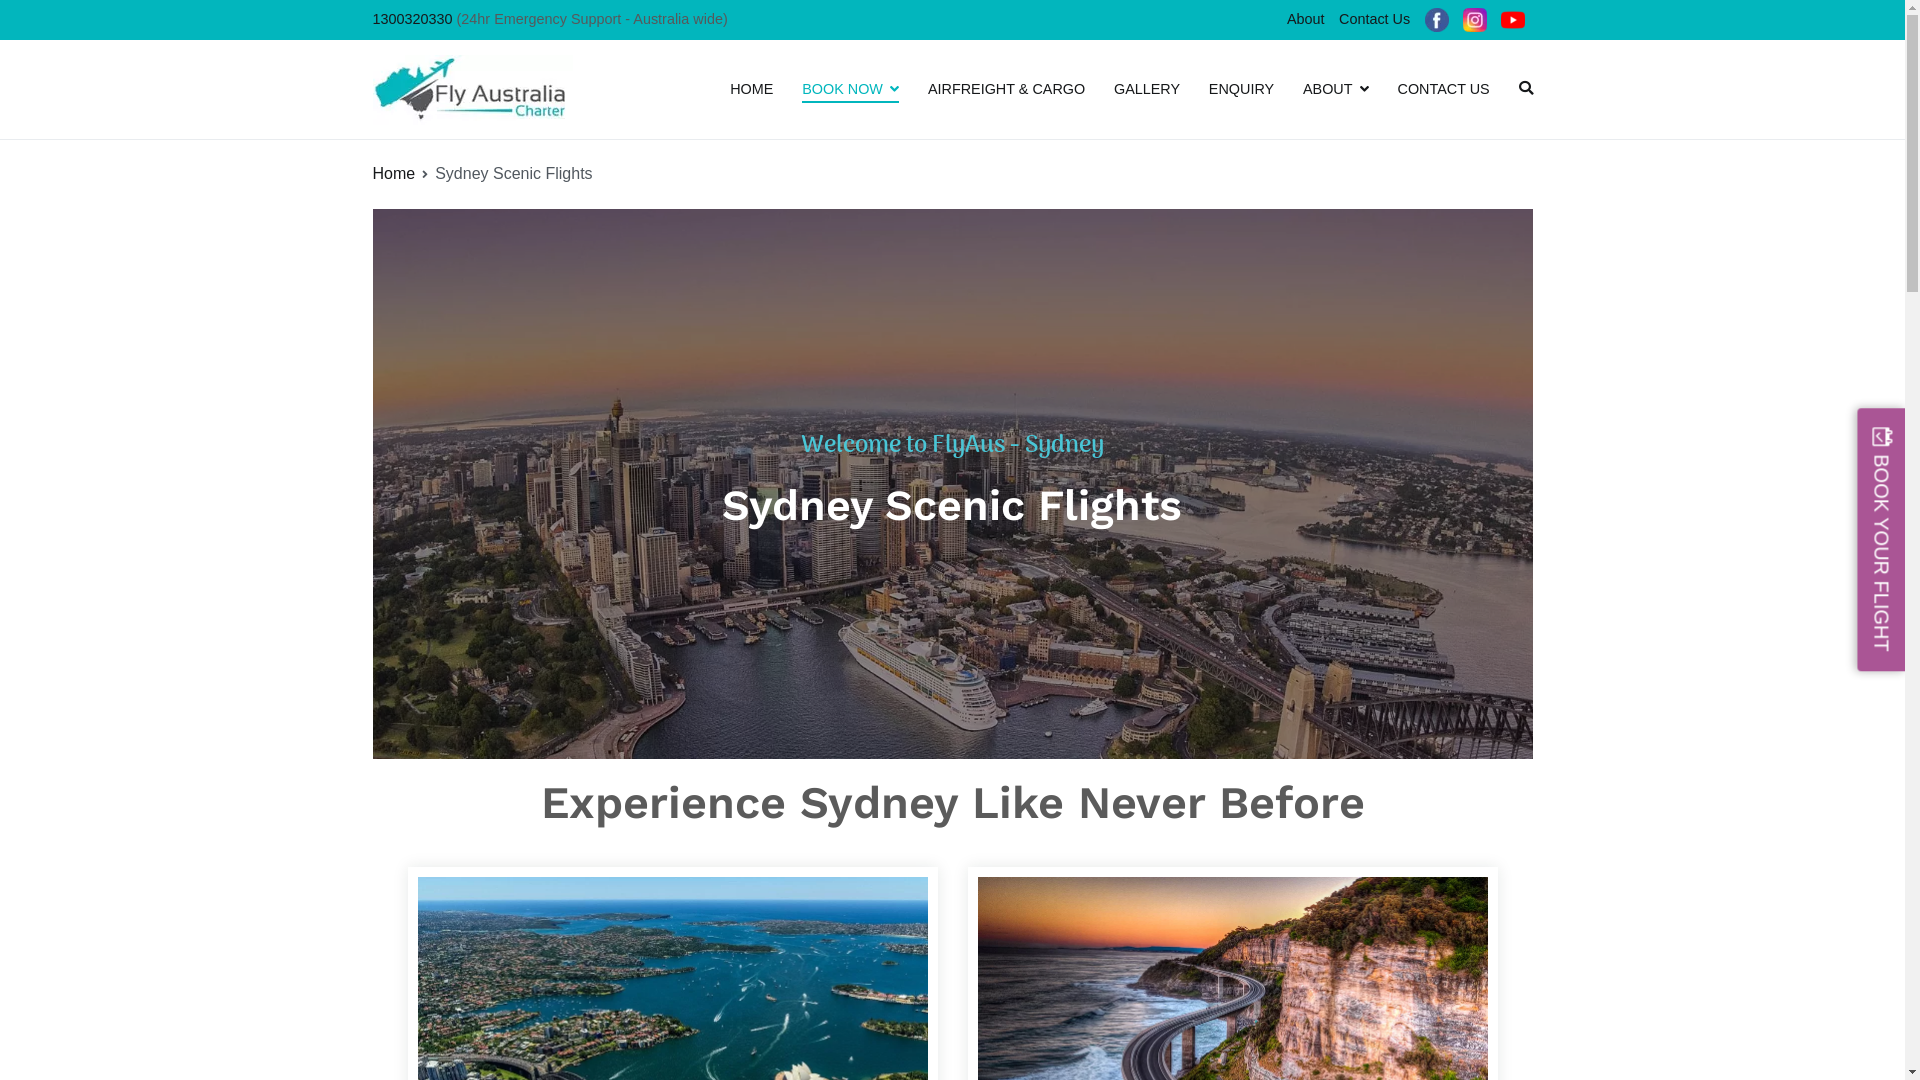 The height and width of the screenshot is (1080, 1920). Describe the element at coordinates (1335, 88) in the screenshot. I see `'ABOUT'` at that location.